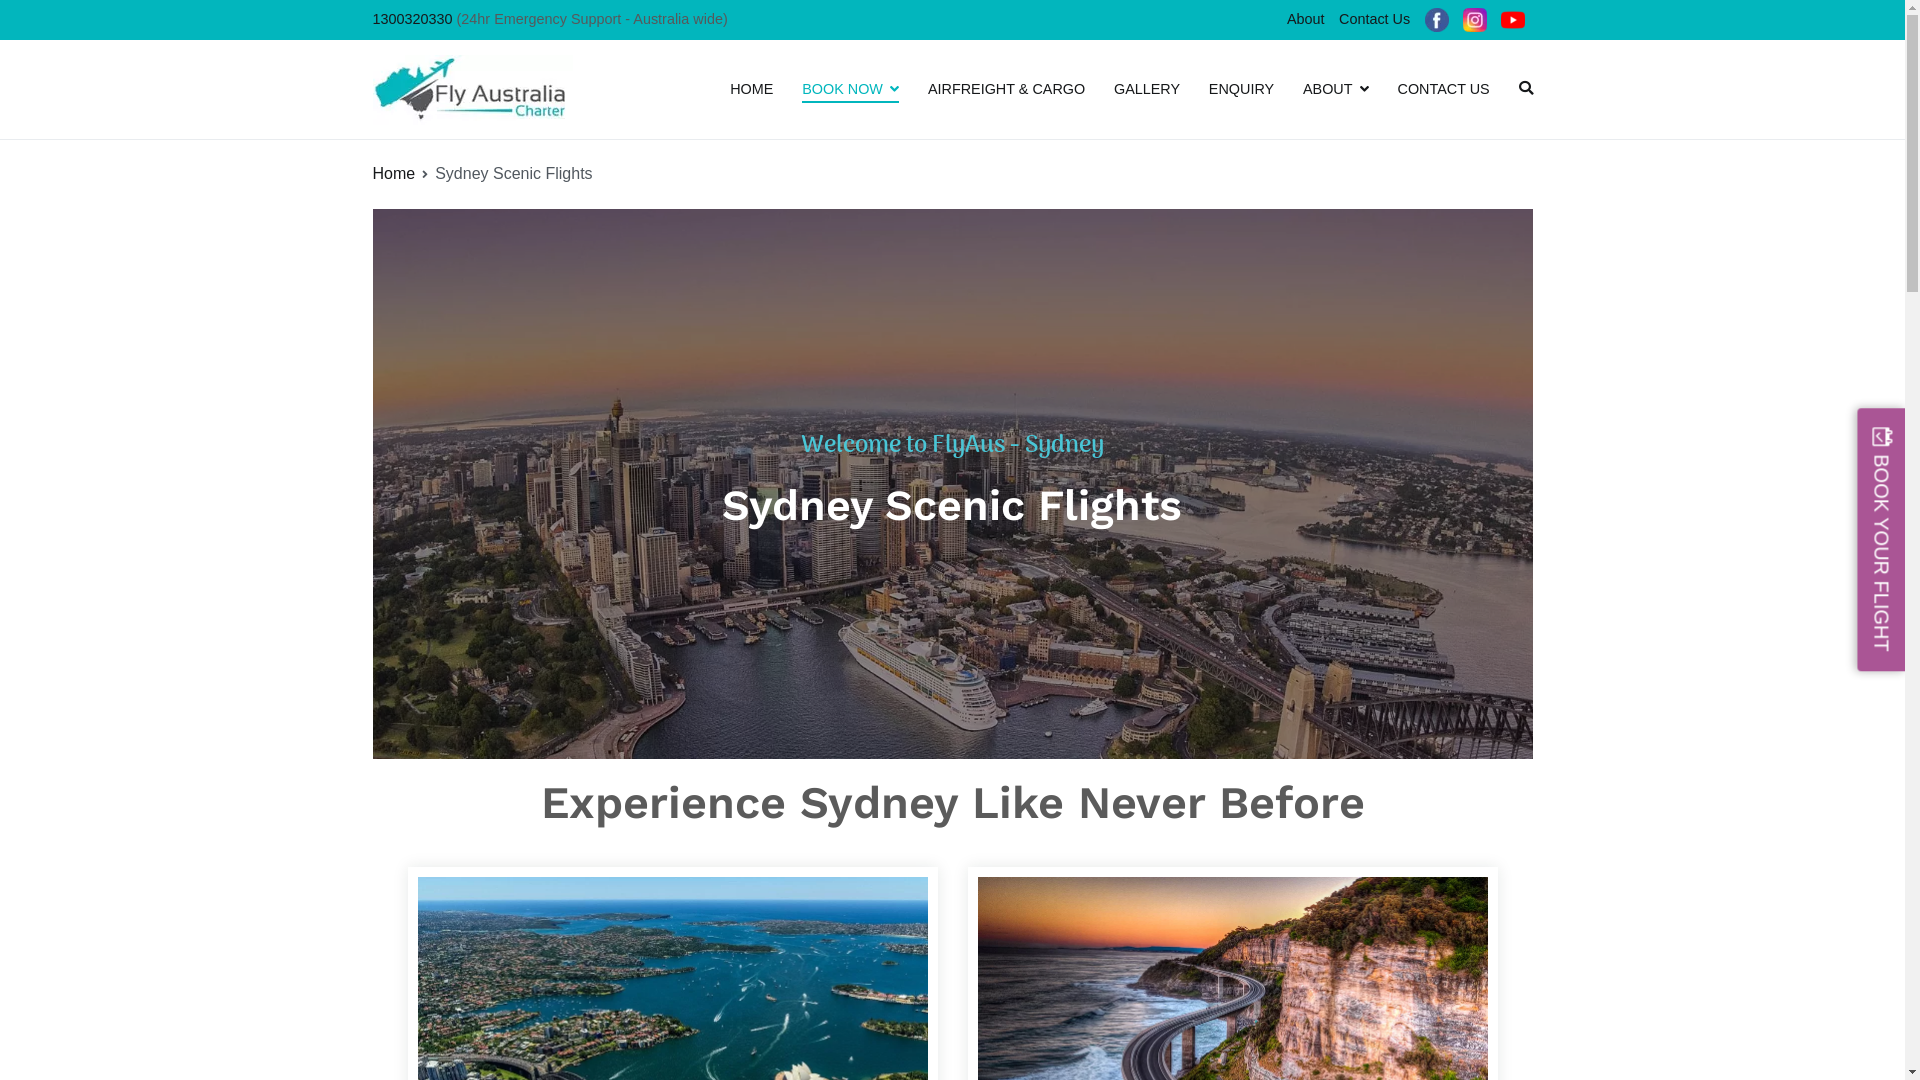 The height and width of the screenshot is (1080, 1920). Describe the element at coordinates (1335, 88) in the screenshot. I see `'ABOUT'` at that location.